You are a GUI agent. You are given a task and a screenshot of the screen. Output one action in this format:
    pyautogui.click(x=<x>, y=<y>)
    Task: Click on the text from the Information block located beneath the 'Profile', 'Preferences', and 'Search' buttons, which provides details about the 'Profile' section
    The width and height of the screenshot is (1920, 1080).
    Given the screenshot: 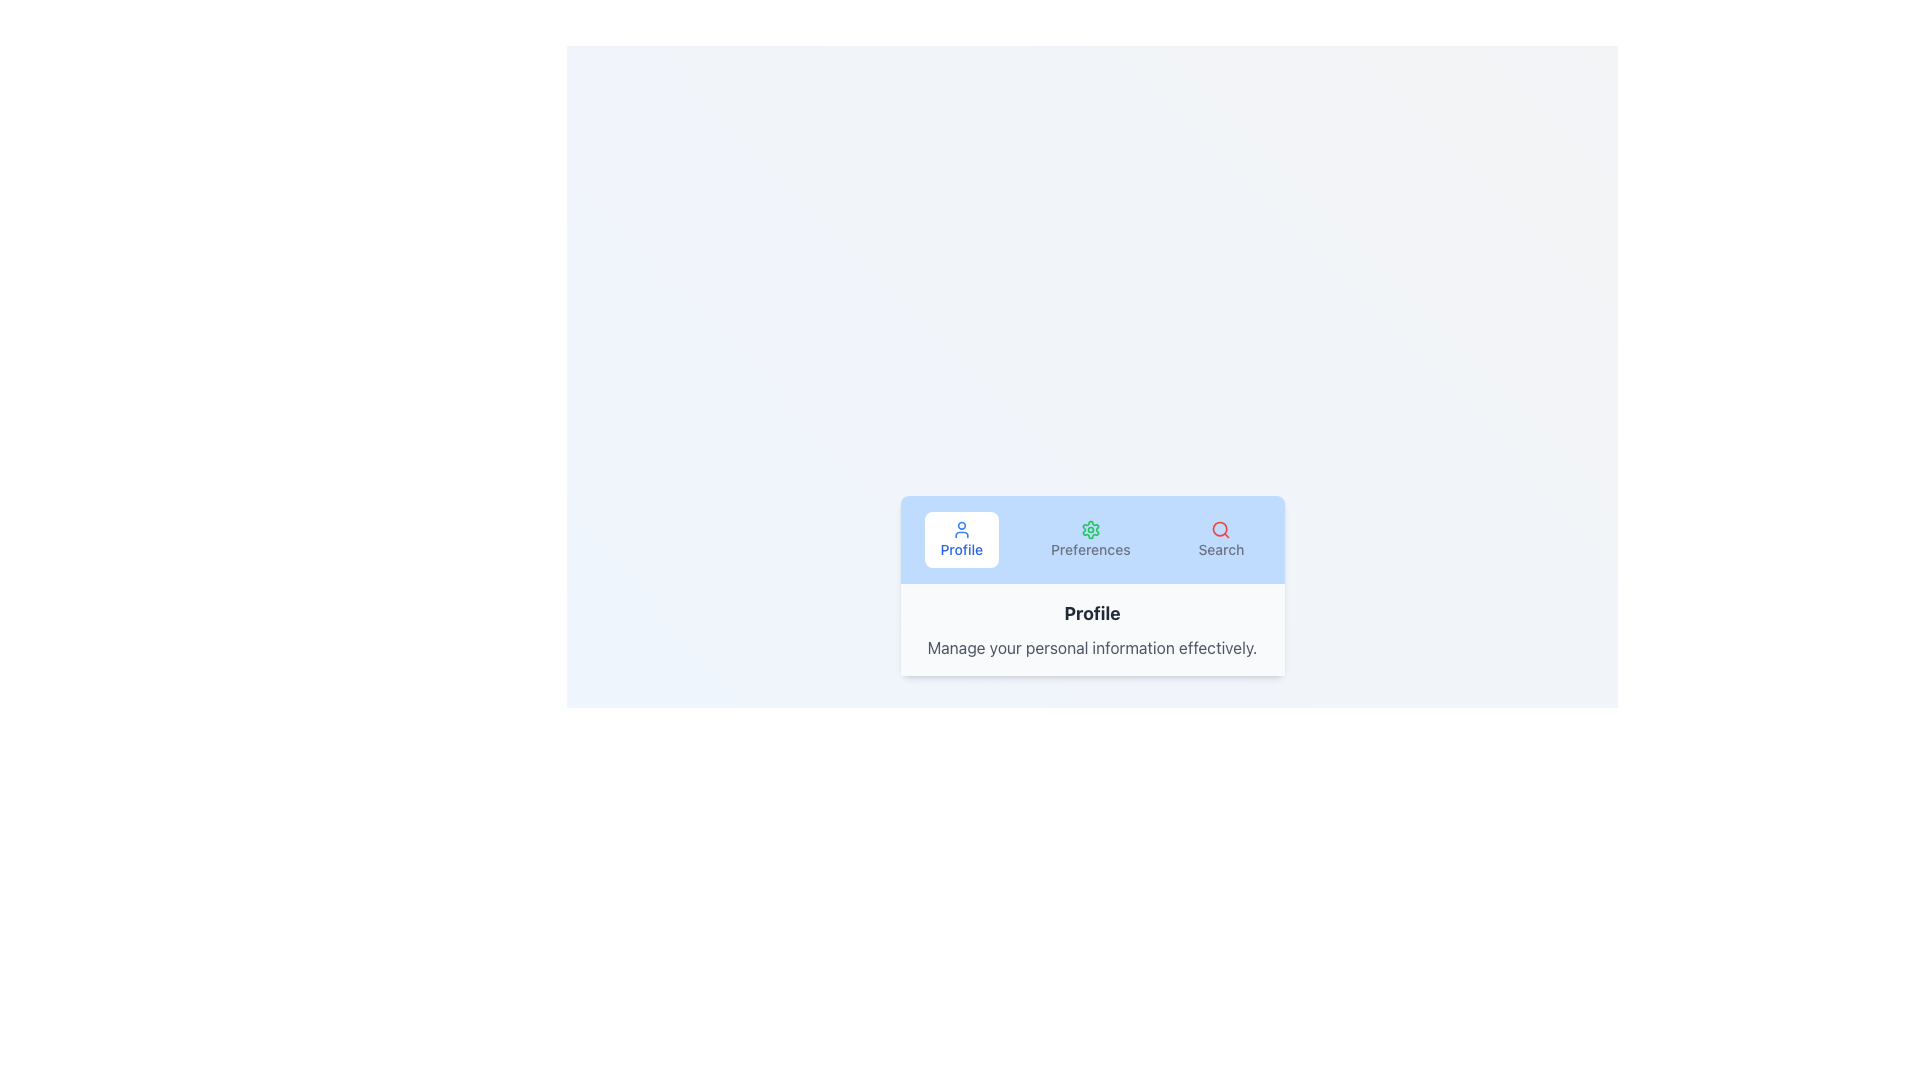 What is the action you would take?
    pyautogui.click(x=1091, y=628)
    